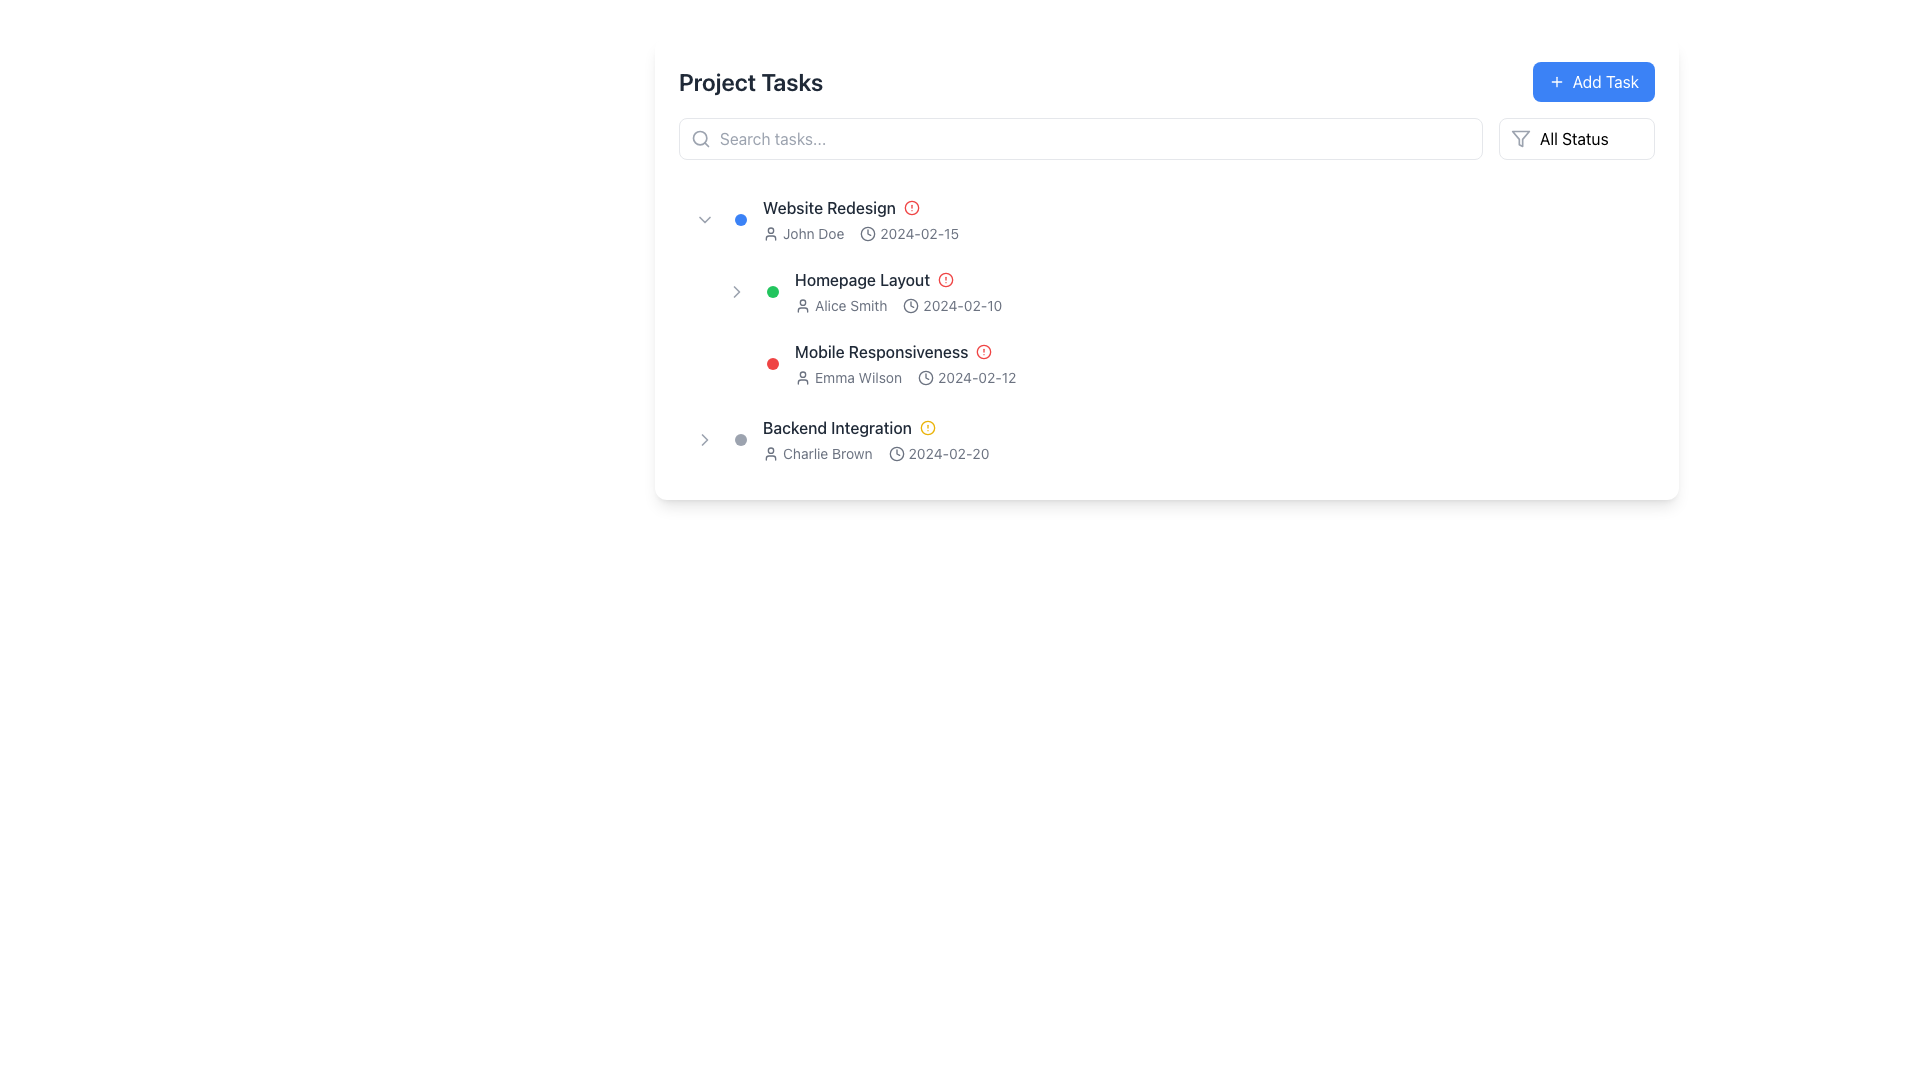 The image size is (1920, 1080). What do you see at coordinates (1166, 363) in the screenshot?
I see `the third task item row in the 'Project Tasks' section` at bounding box center [1166, 363].